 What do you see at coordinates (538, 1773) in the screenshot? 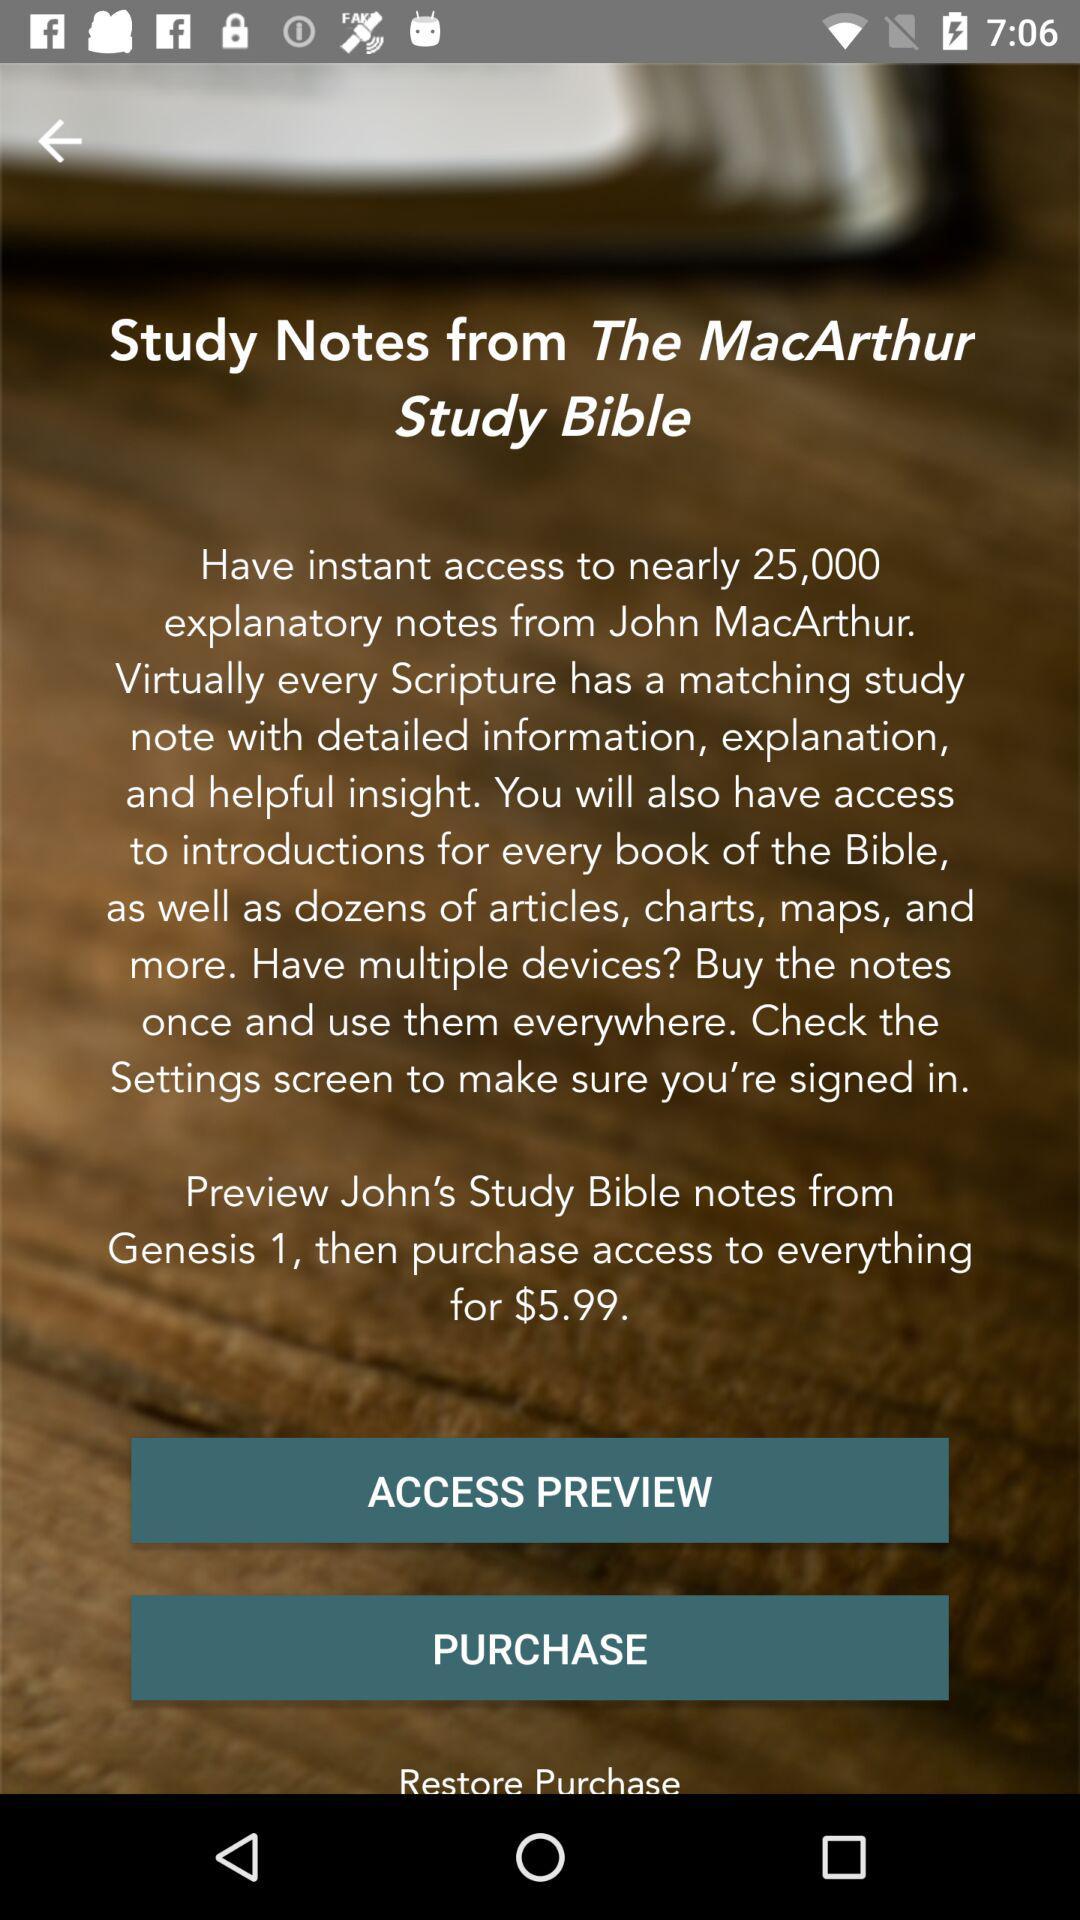
I see `the restore purchase item` at bounding box center [538, 1773].